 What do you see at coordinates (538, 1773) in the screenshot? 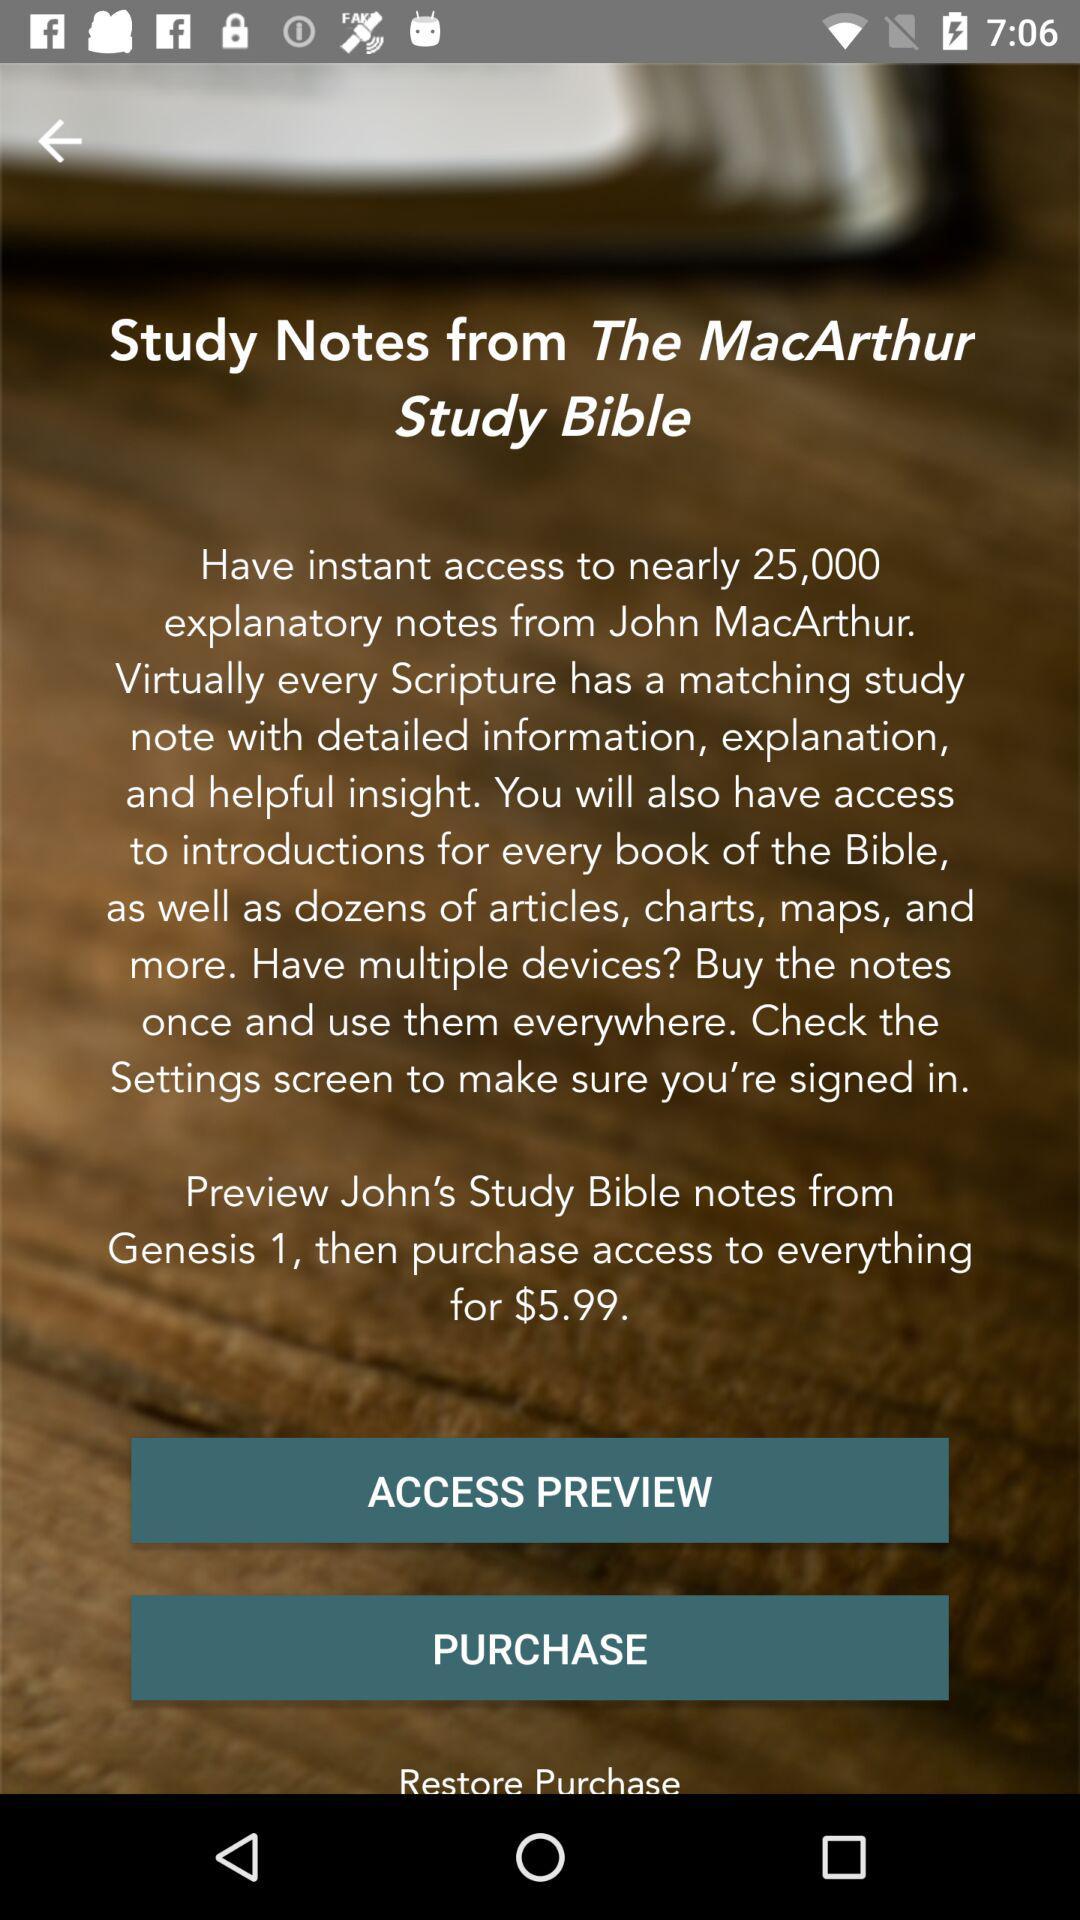
I see `the restore purchase item` at bounding box center [538, 1773].